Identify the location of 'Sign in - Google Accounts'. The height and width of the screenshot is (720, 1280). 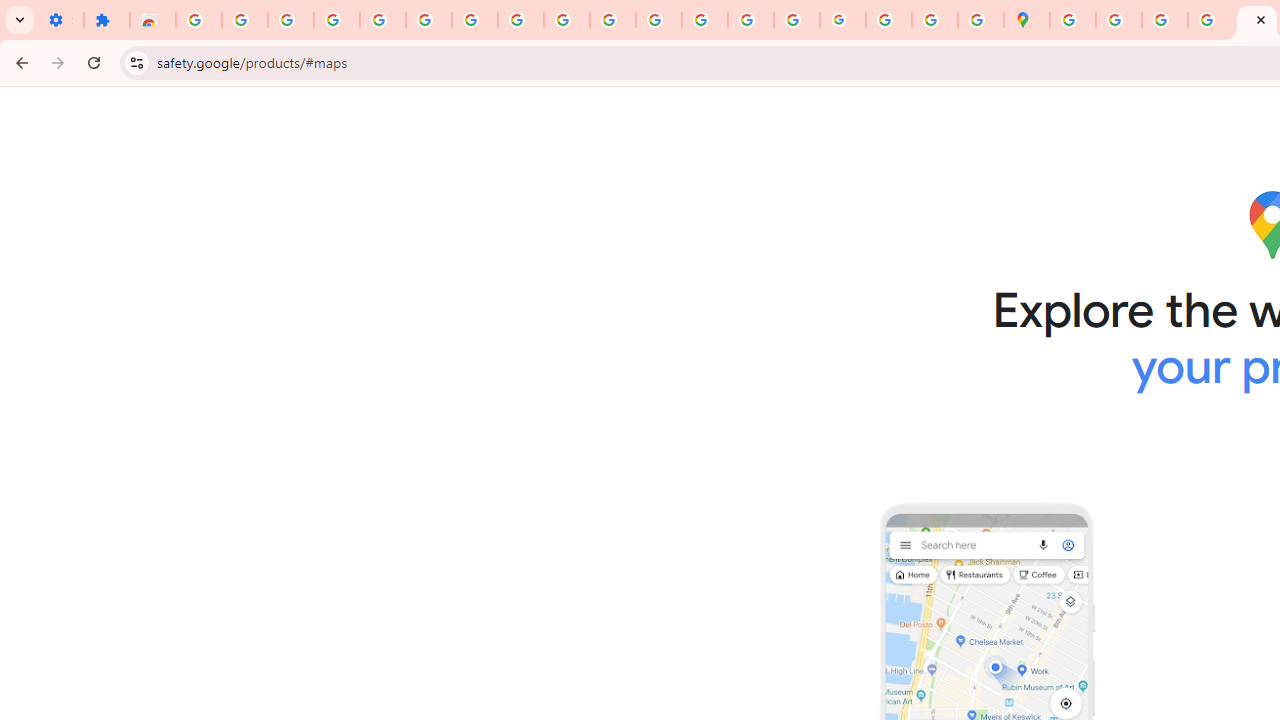
(198, 20).